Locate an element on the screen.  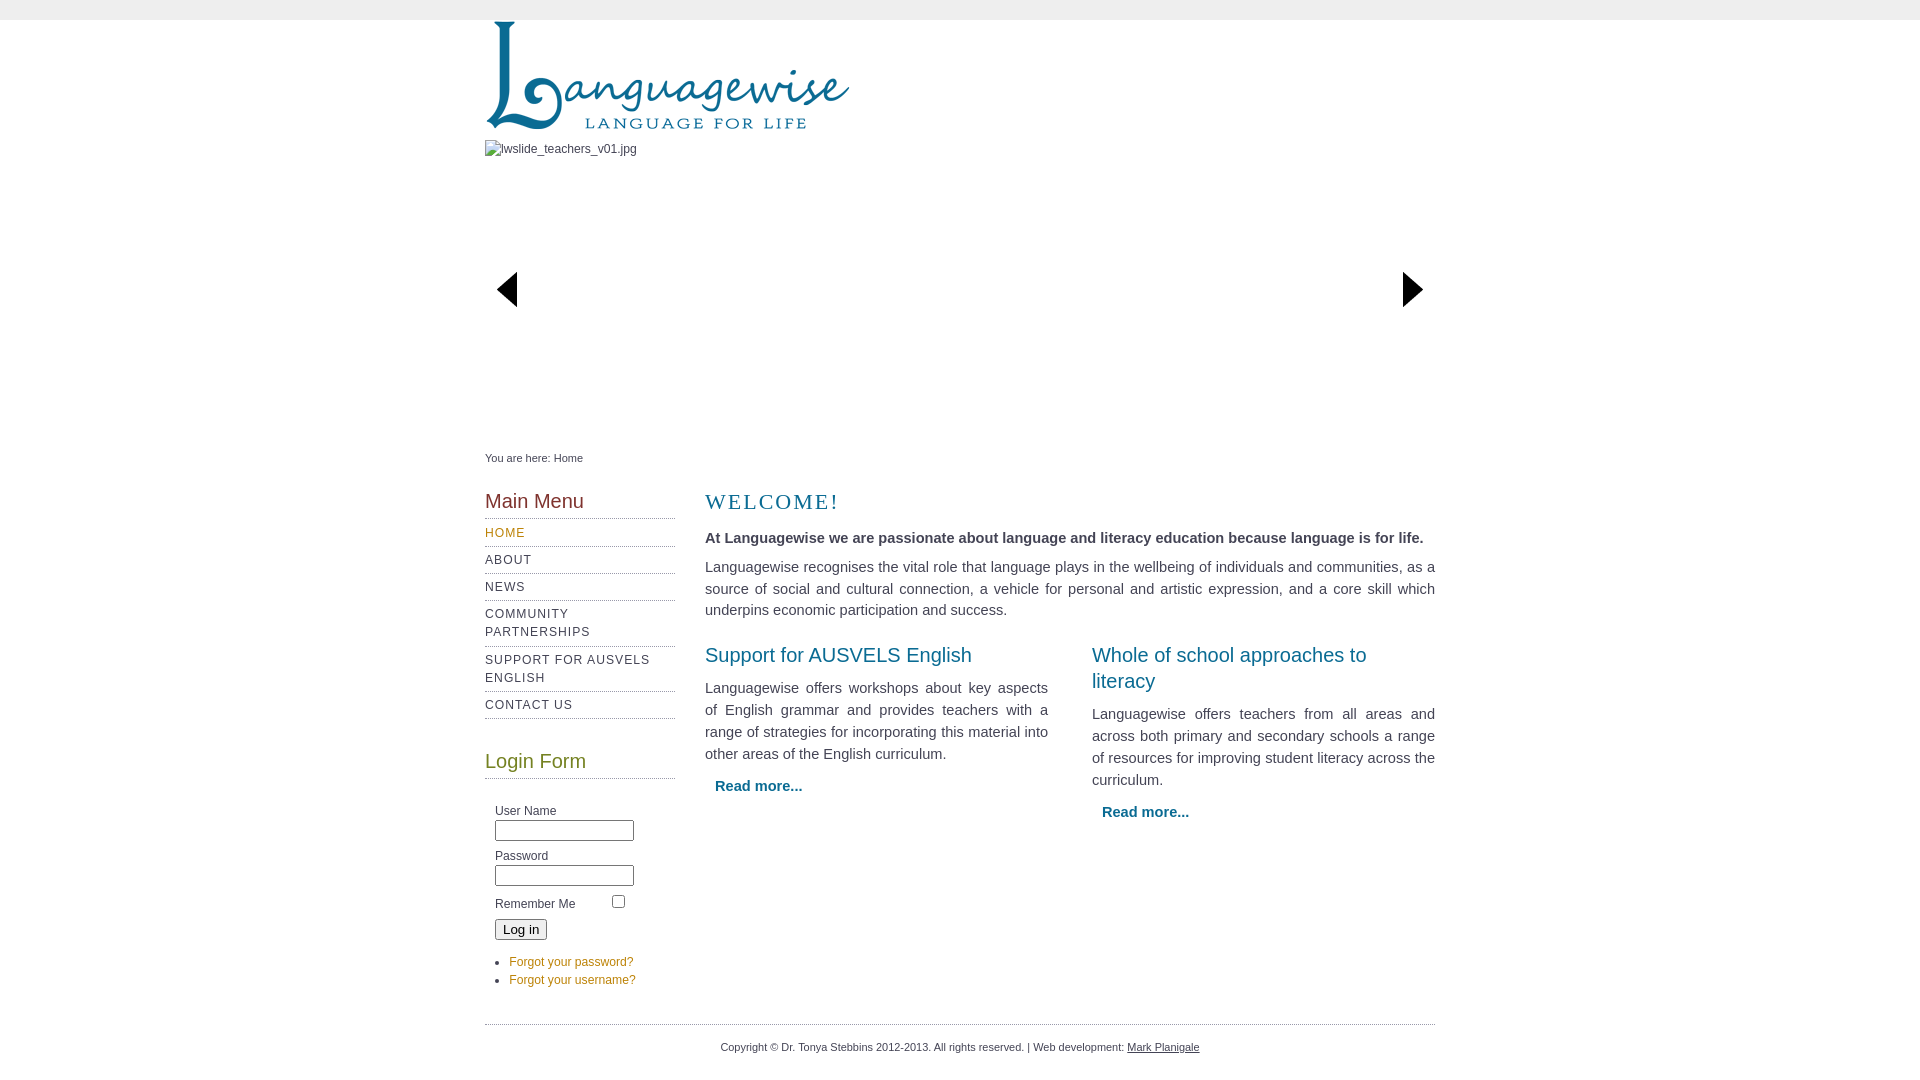
'Mark Planigale' is located at coordinates (1127, 1045).